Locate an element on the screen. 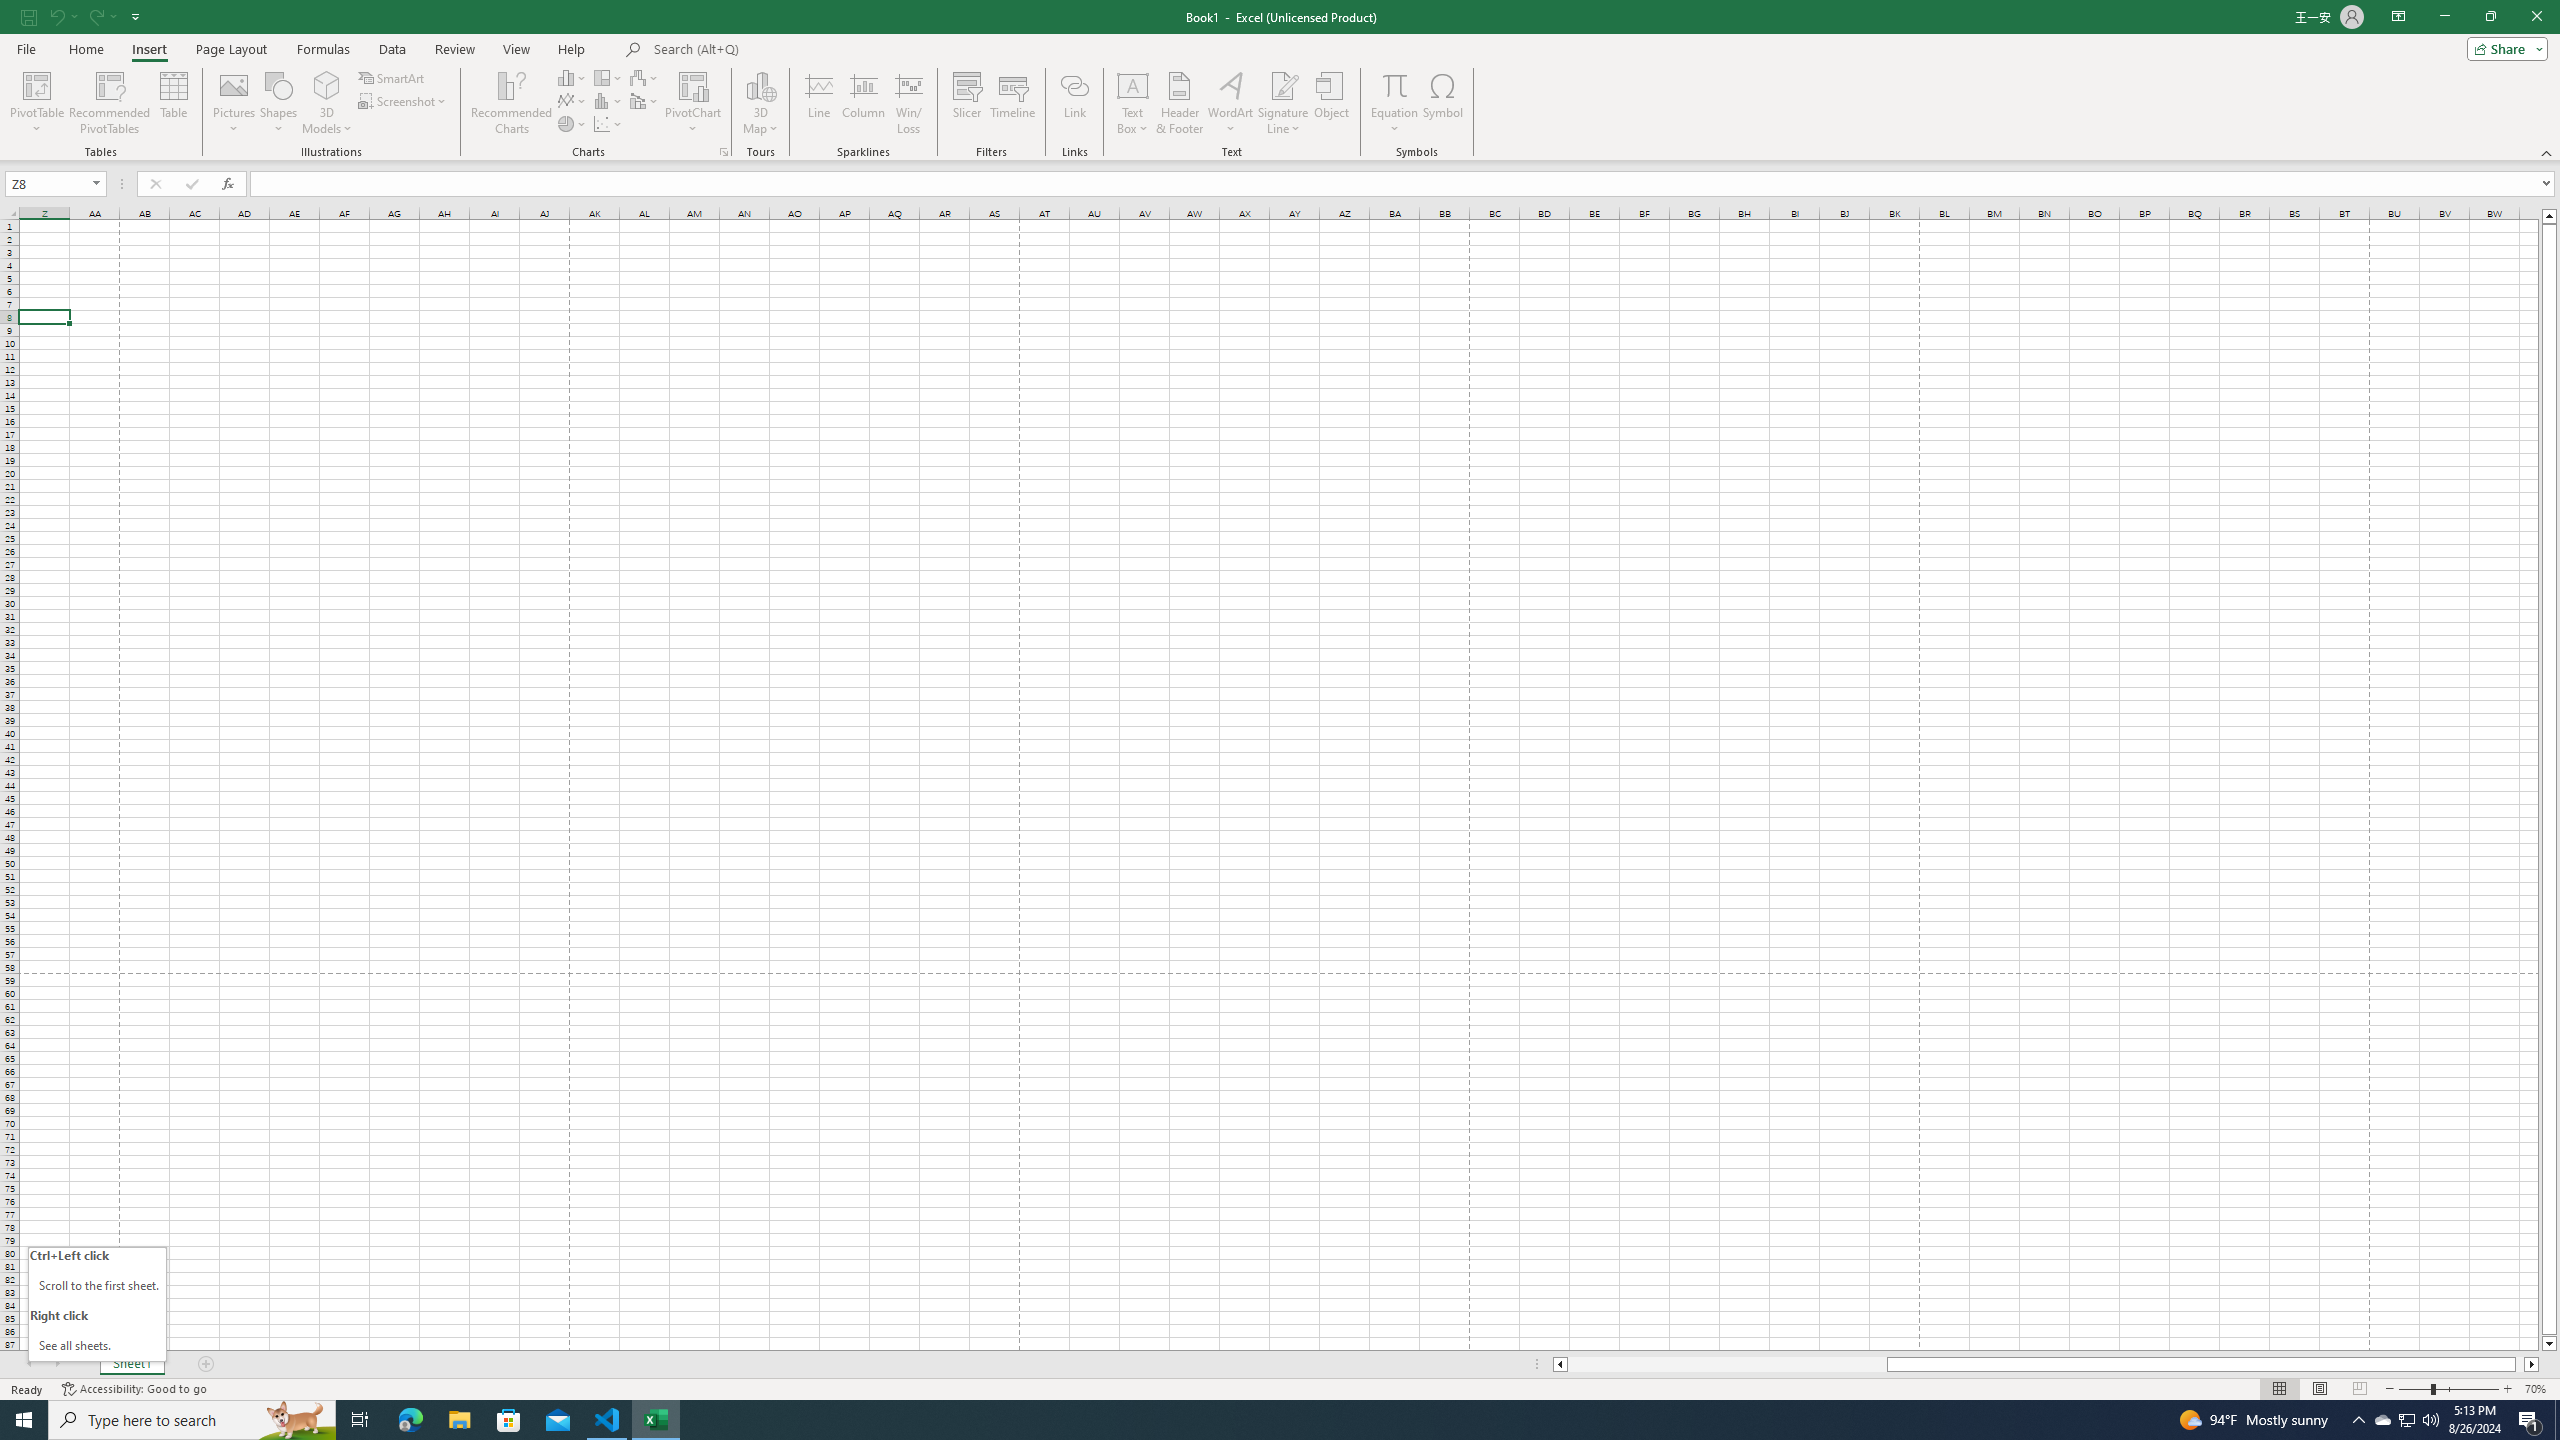 Image resolution: width=2560 pixels, height=1440 pixels. 'Shapes' is located at coordinates (278, 103).